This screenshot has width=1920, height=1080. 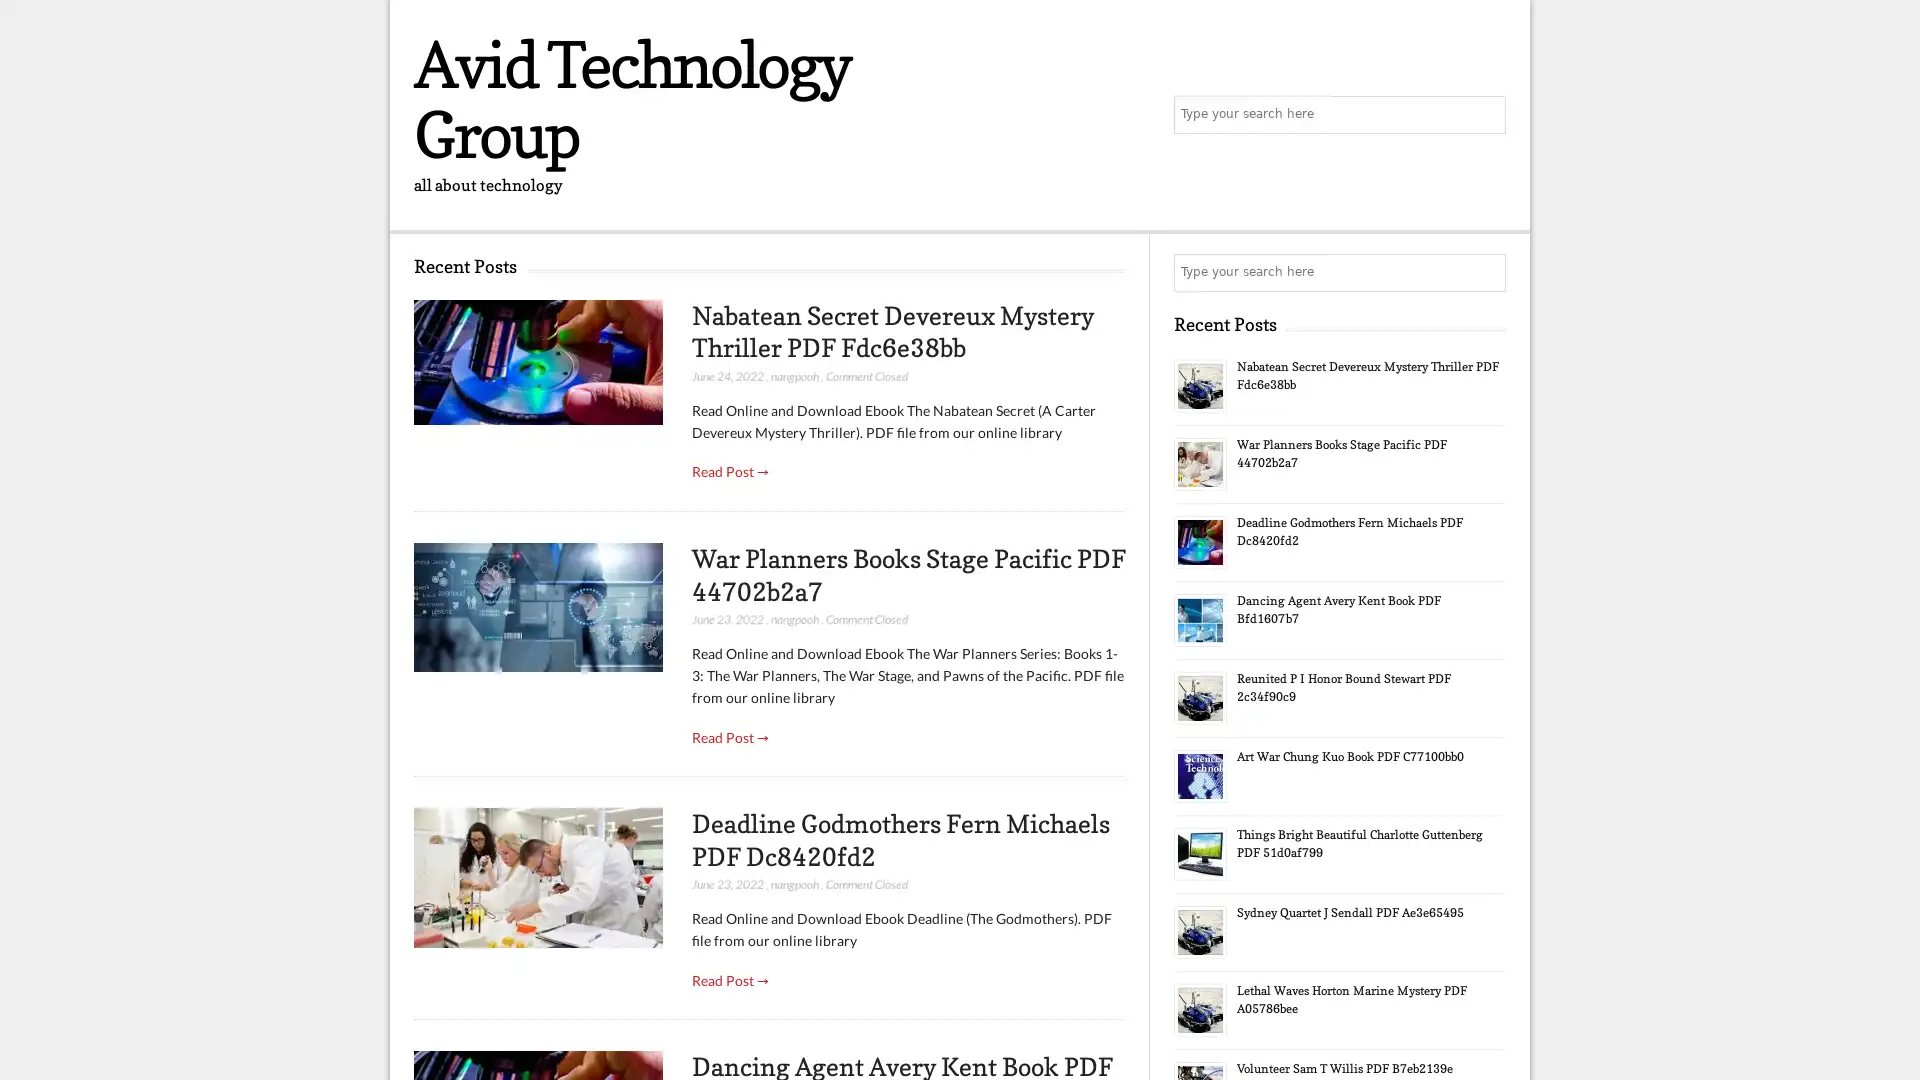 I want to click on Search, so click(x=1485, y=273).